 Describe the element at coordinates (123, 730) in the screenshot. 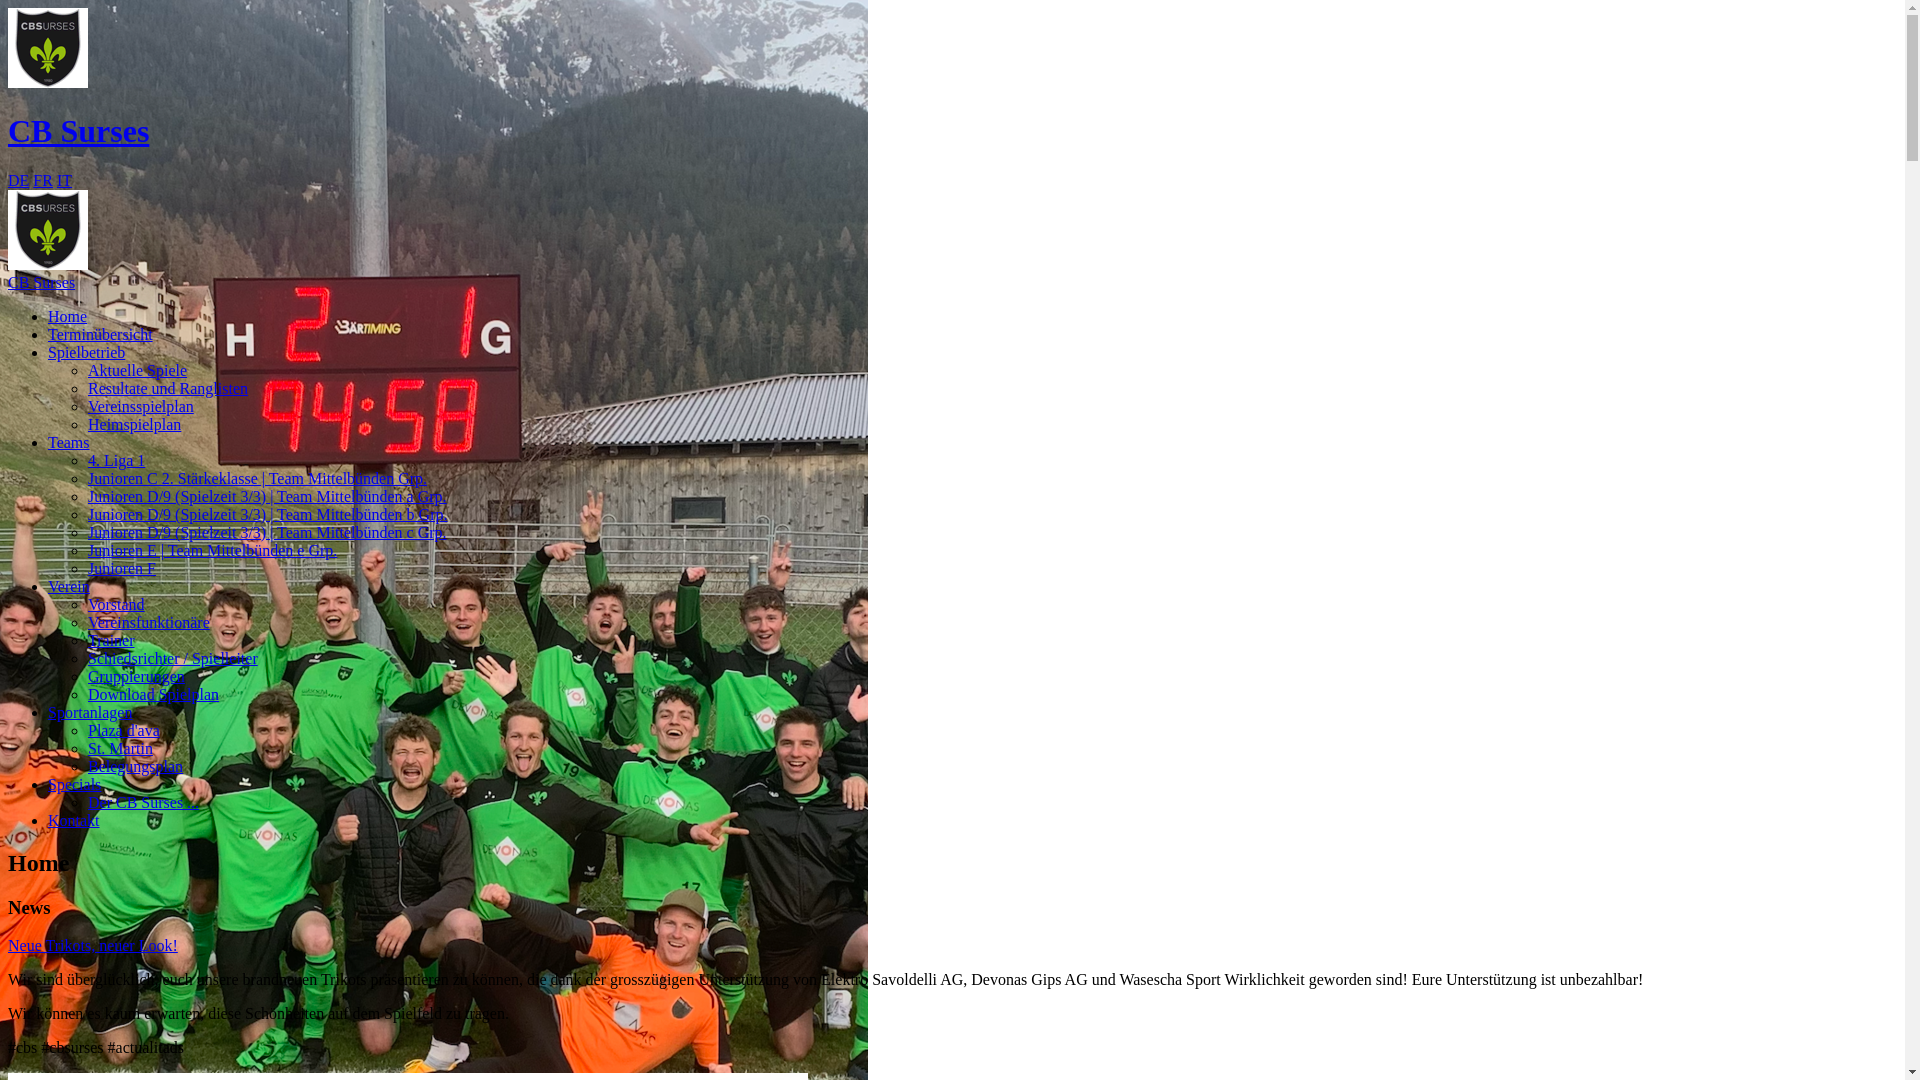

I see `'Plaza d'ava'` at that location.